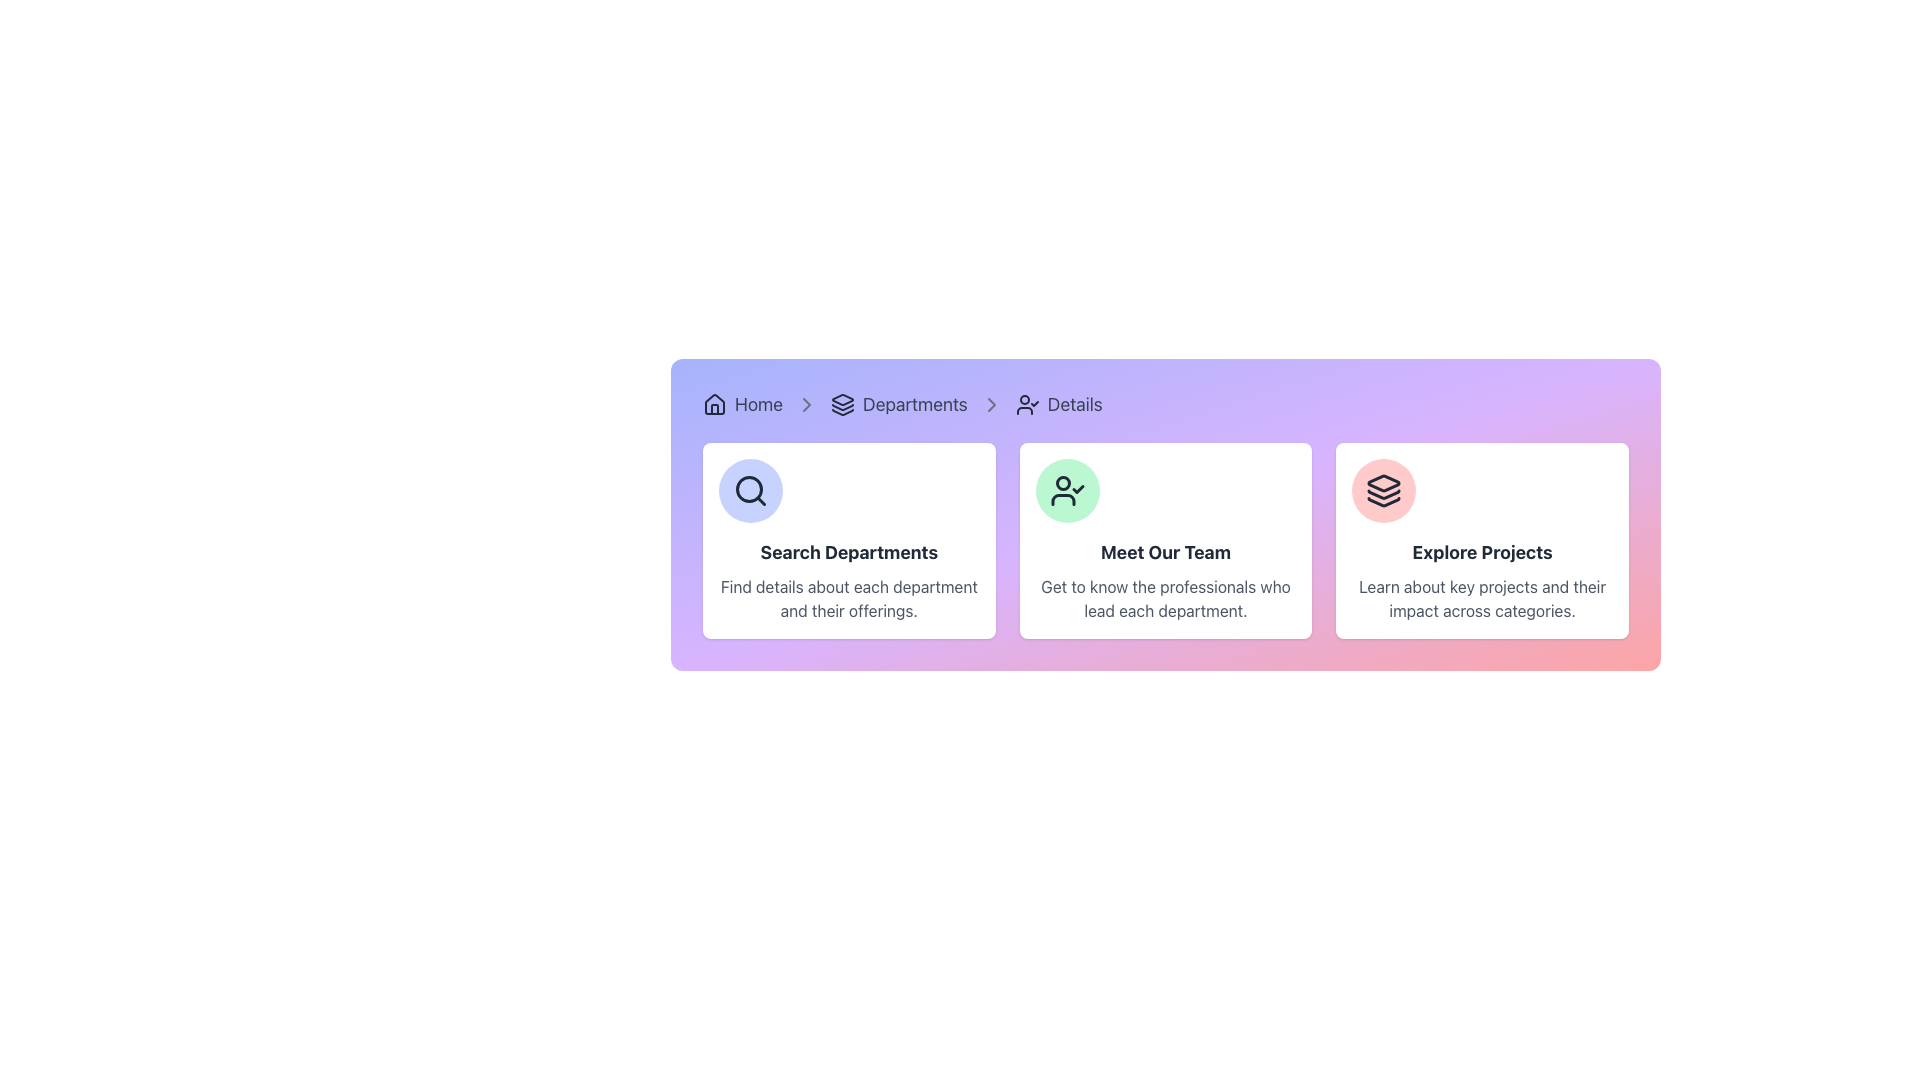  Describe the element at coordinates (1166, 540) in the screenshot. I see `the Informational Card featuring a circular green user-check icon and the text 'Meet Our Team', which is the middle card in a grid layout` at that location.